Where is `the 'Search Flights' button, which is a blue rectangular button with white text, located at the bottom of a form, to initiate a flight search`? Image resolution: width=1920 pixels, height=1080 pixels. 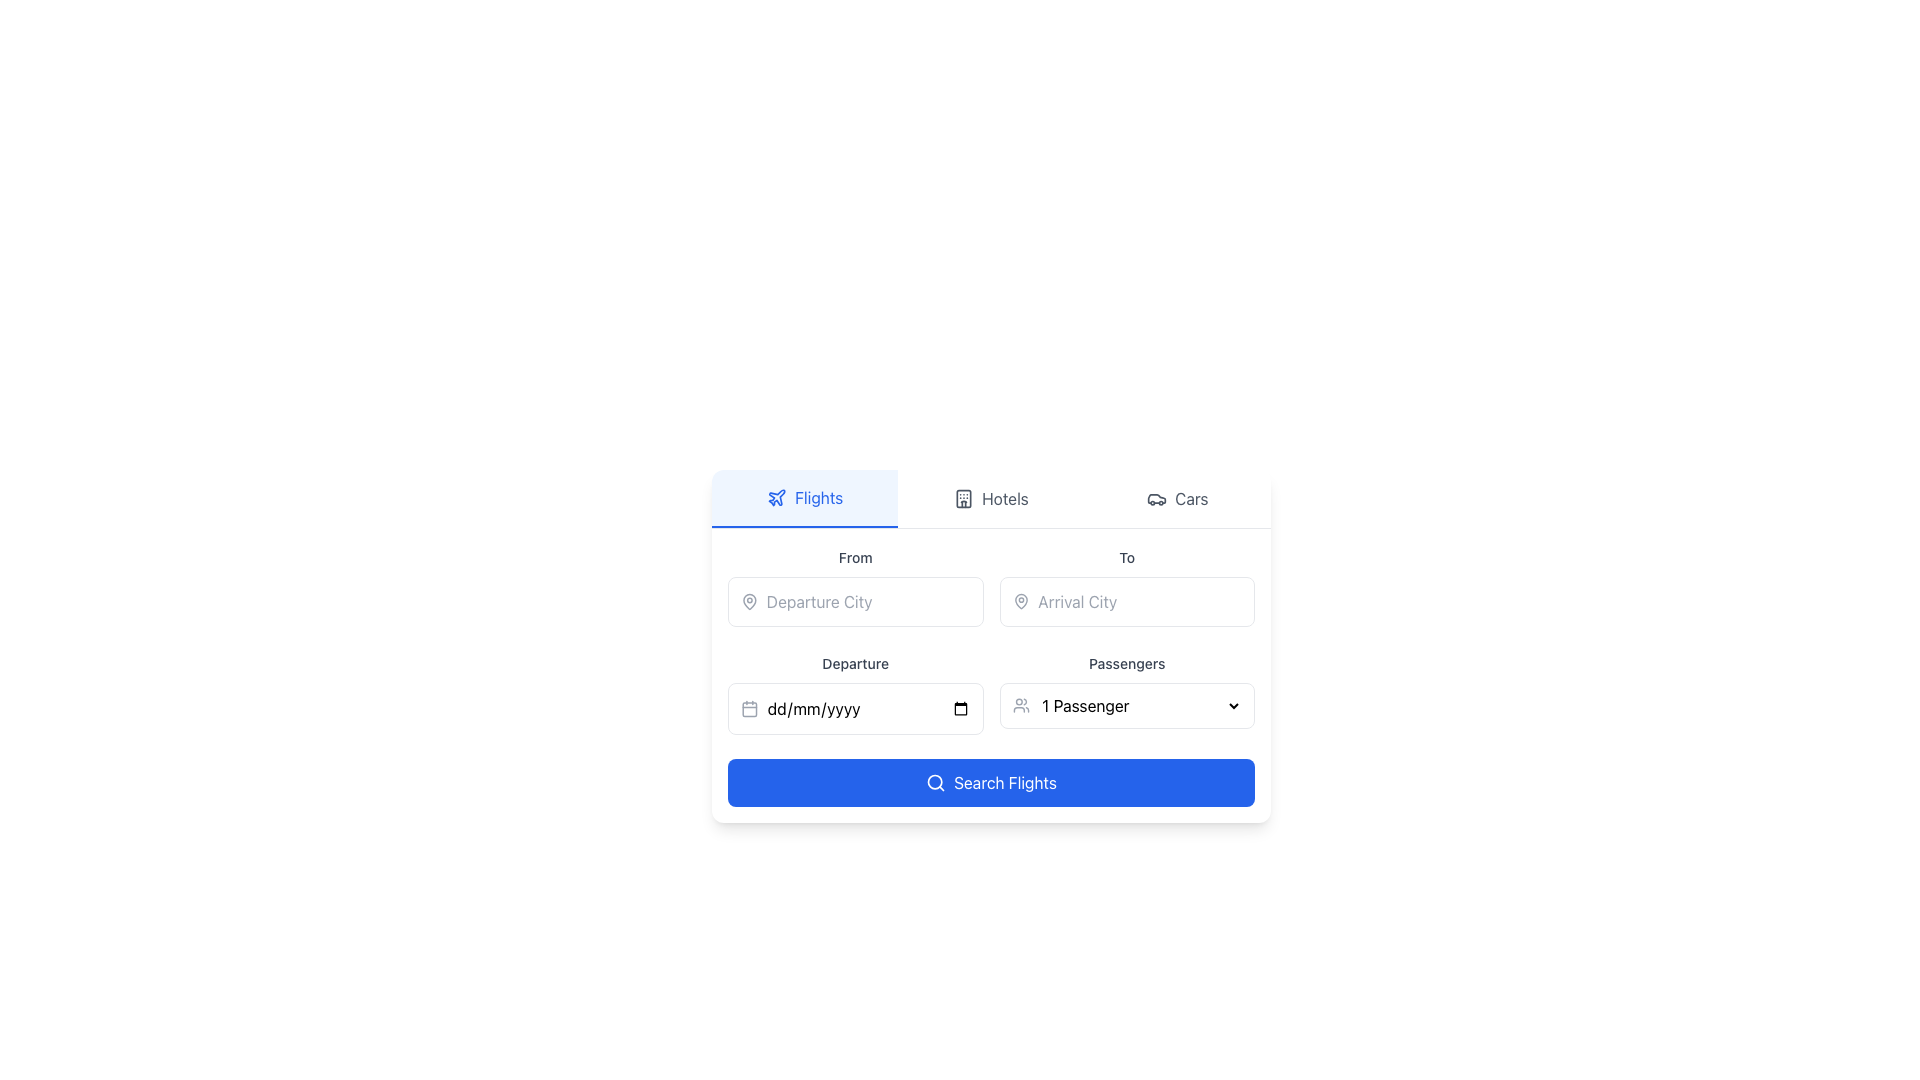
the 'Search Flights' button, which is a blue rectangular button with white text, located at the bottom of a form, to initiate a flight search is located at coordinates (1005, 782).